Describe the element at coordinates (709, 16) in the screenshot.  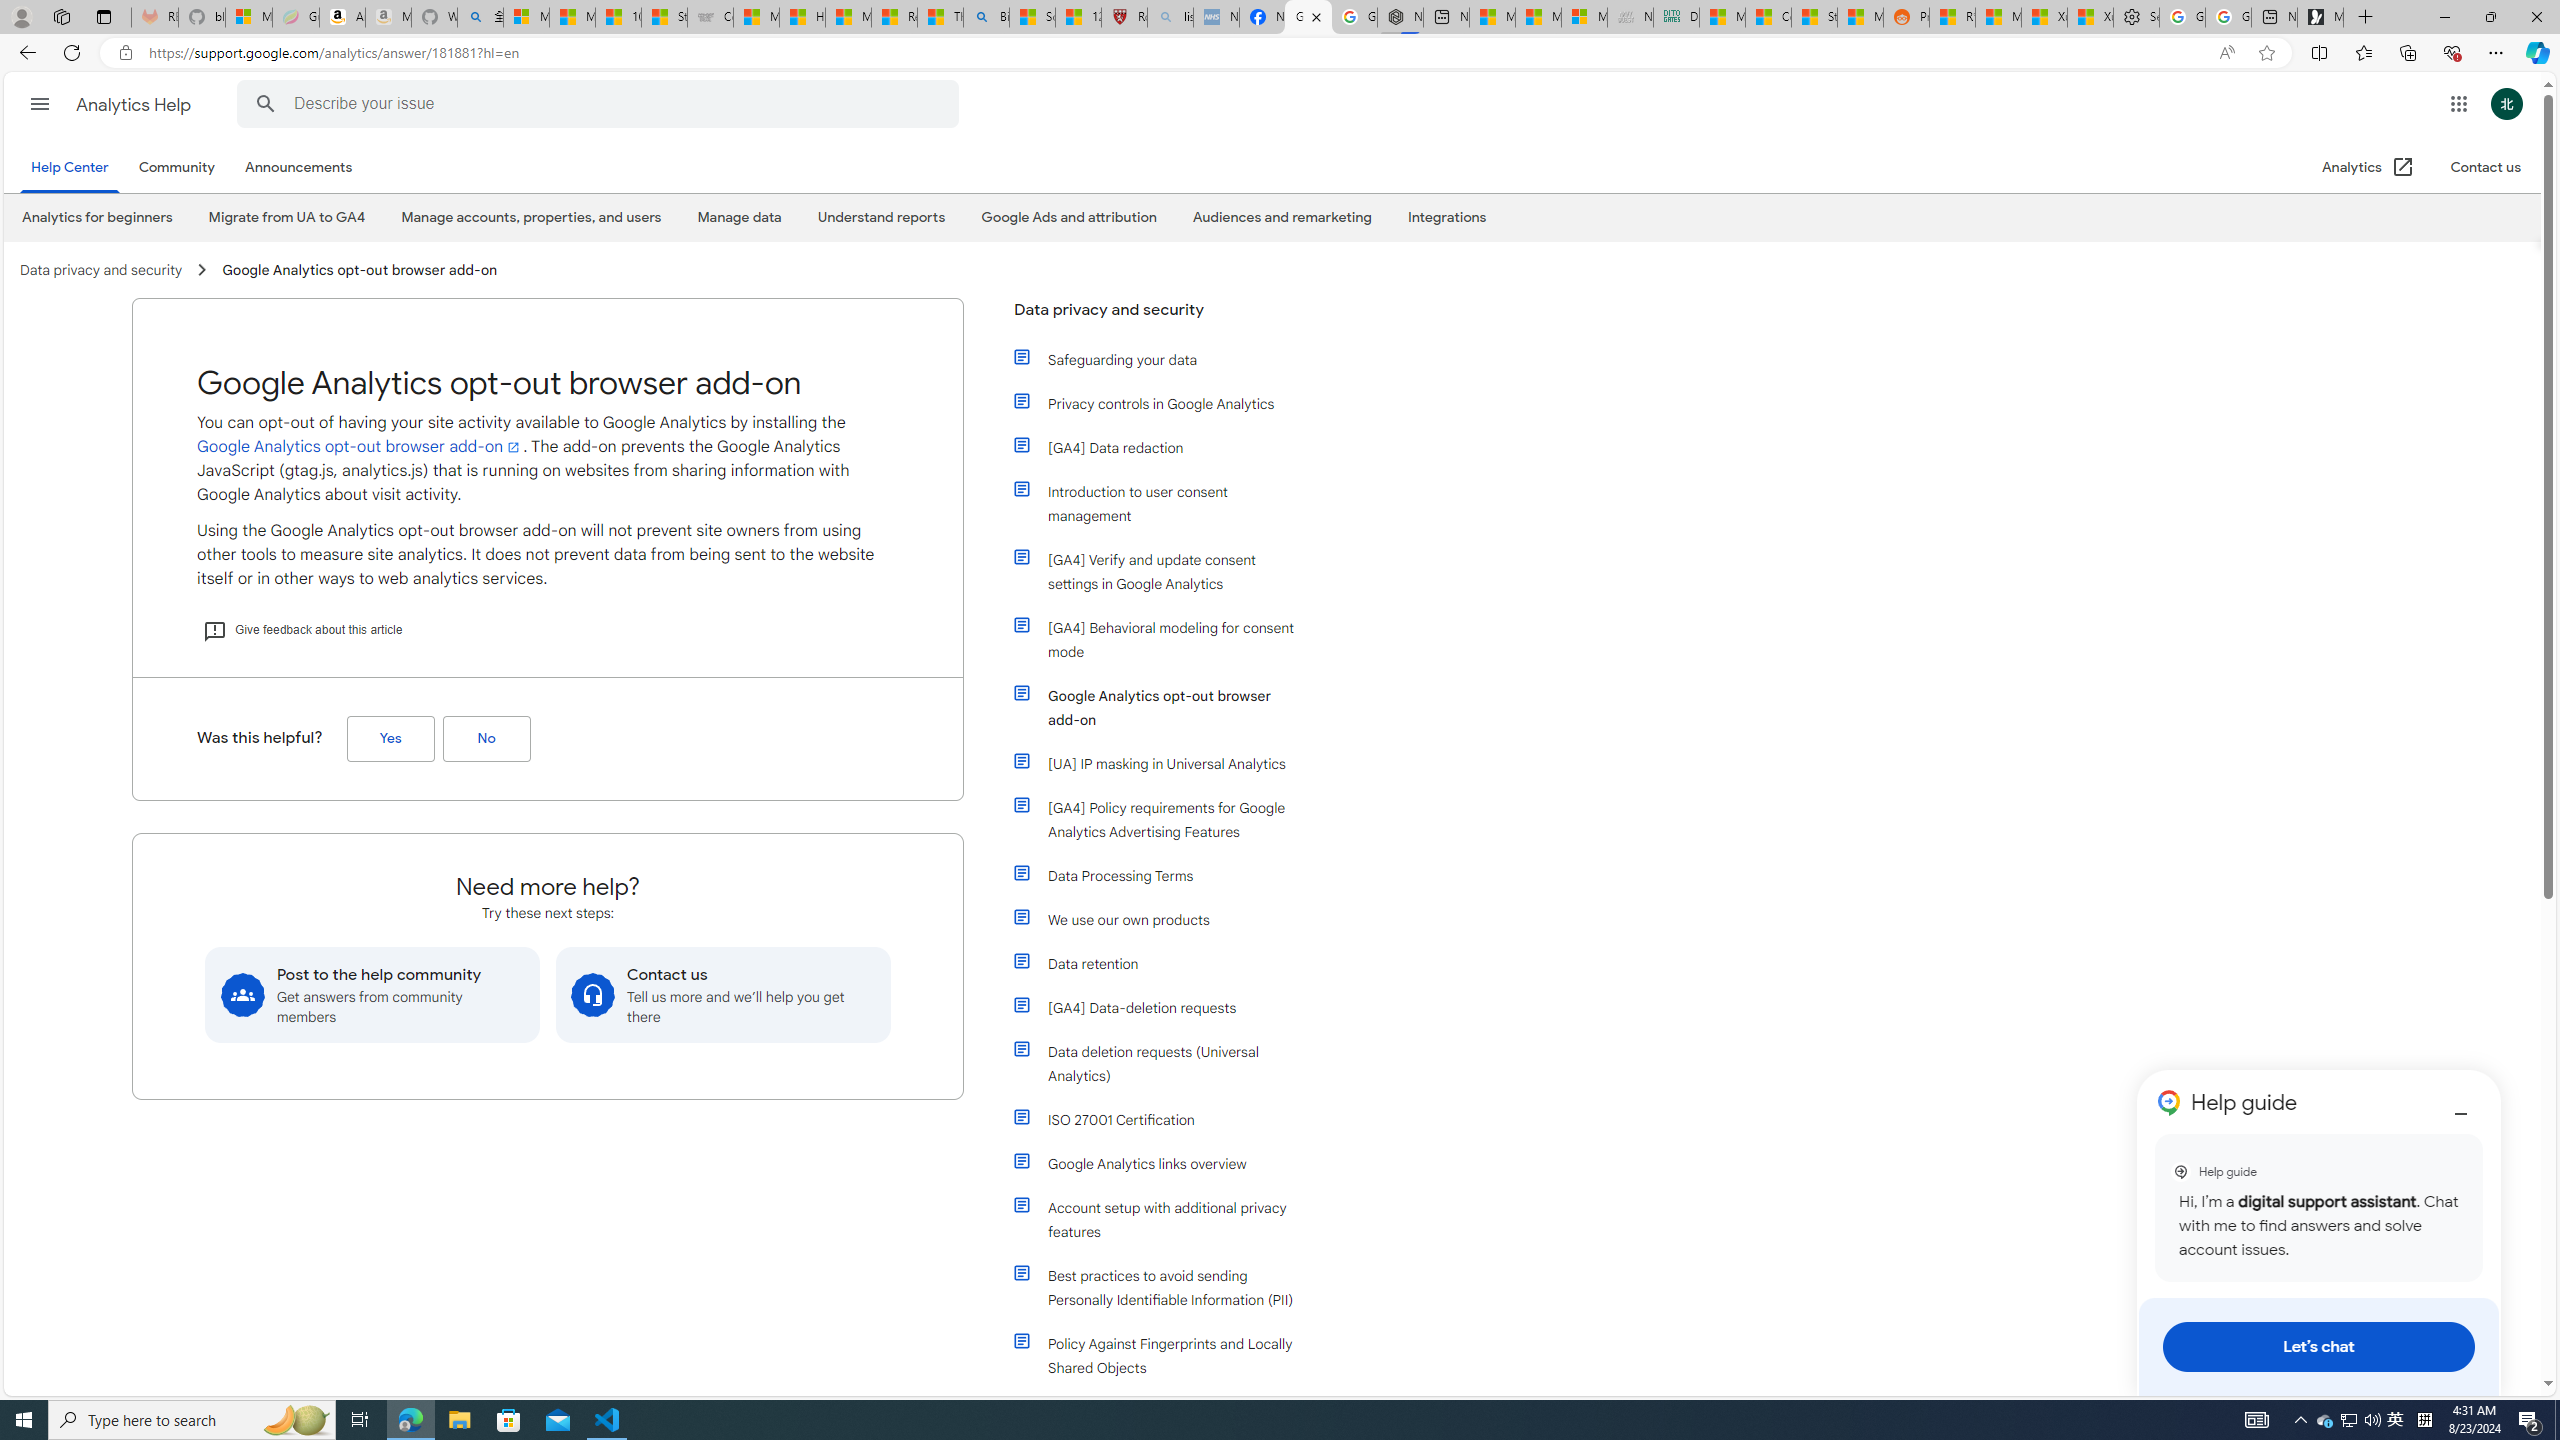
I see `'Combat Siege'` at that location.